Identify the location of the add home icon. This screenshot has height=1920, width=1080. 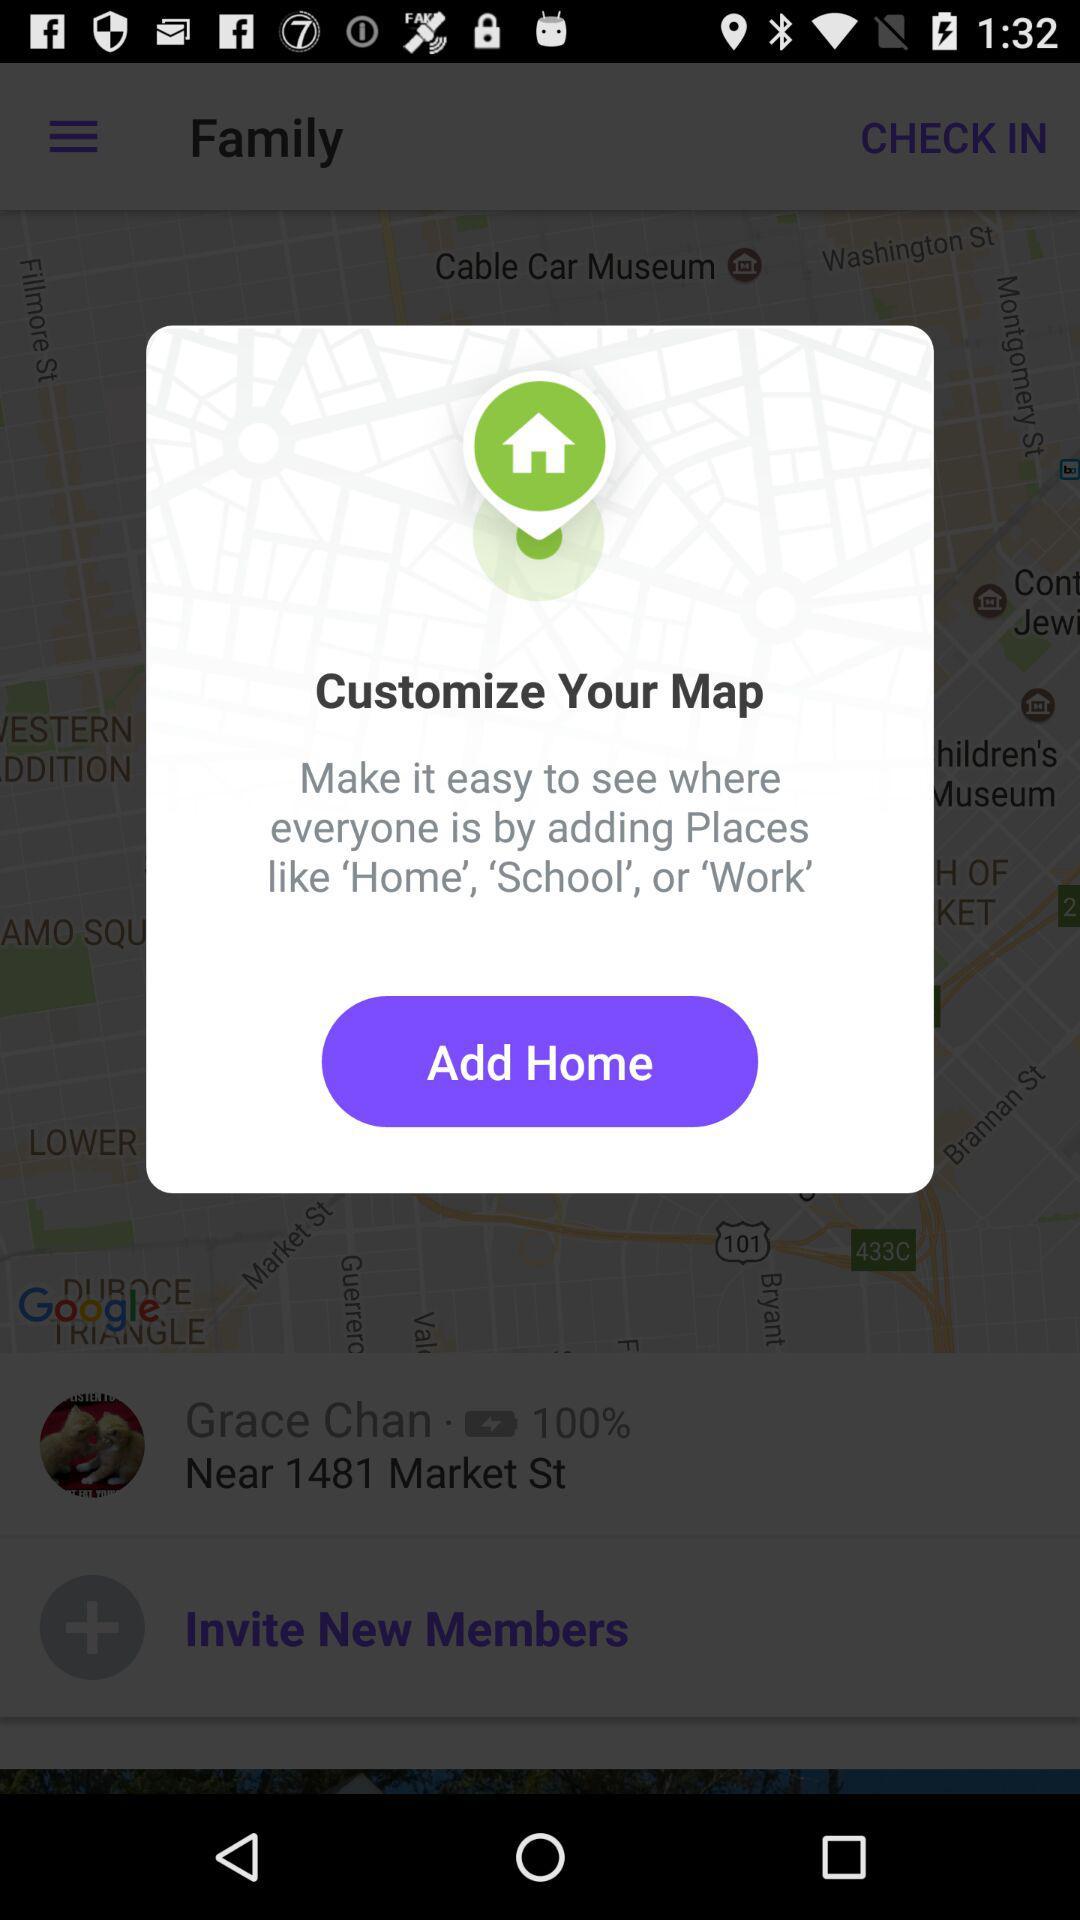
(540, 1060).